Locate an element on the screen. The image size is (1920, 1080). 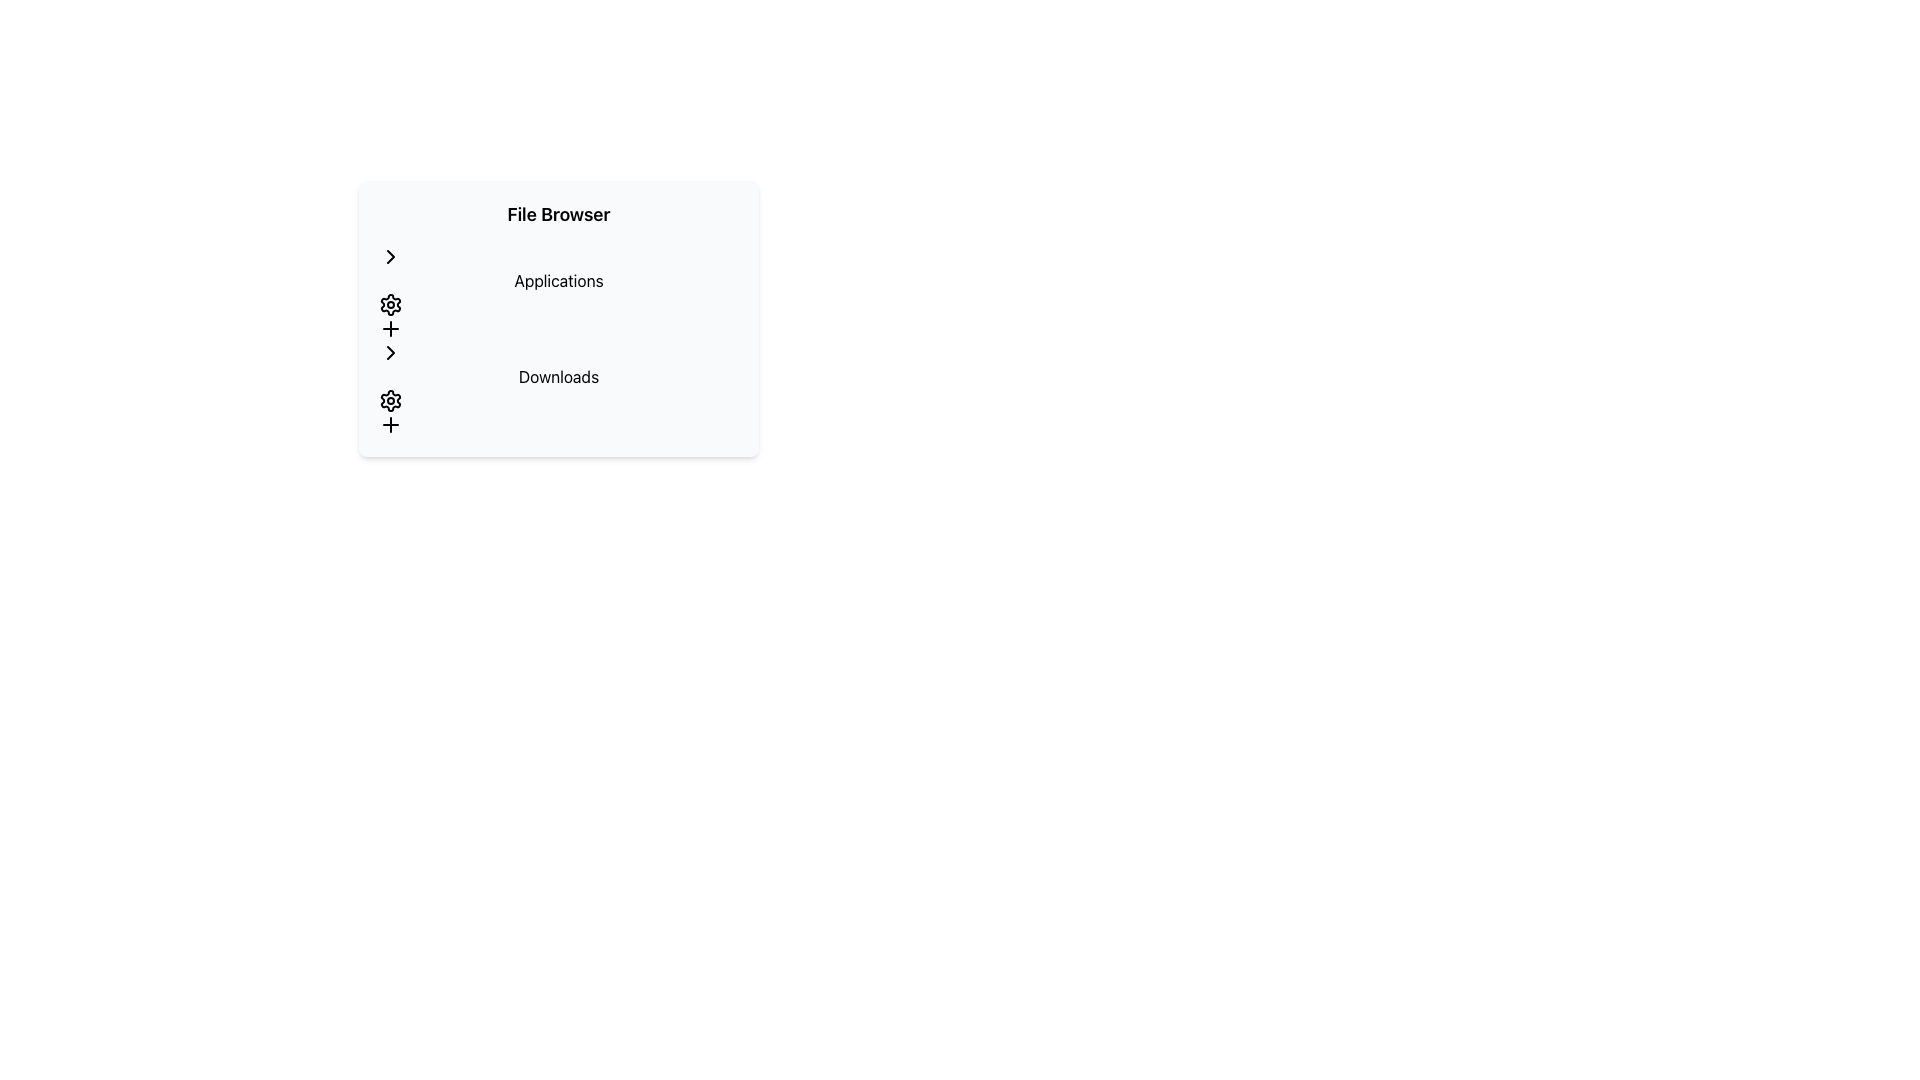
the first gear icon located in the vertical column on the left side of the card component is located at coordinates (390, 304).